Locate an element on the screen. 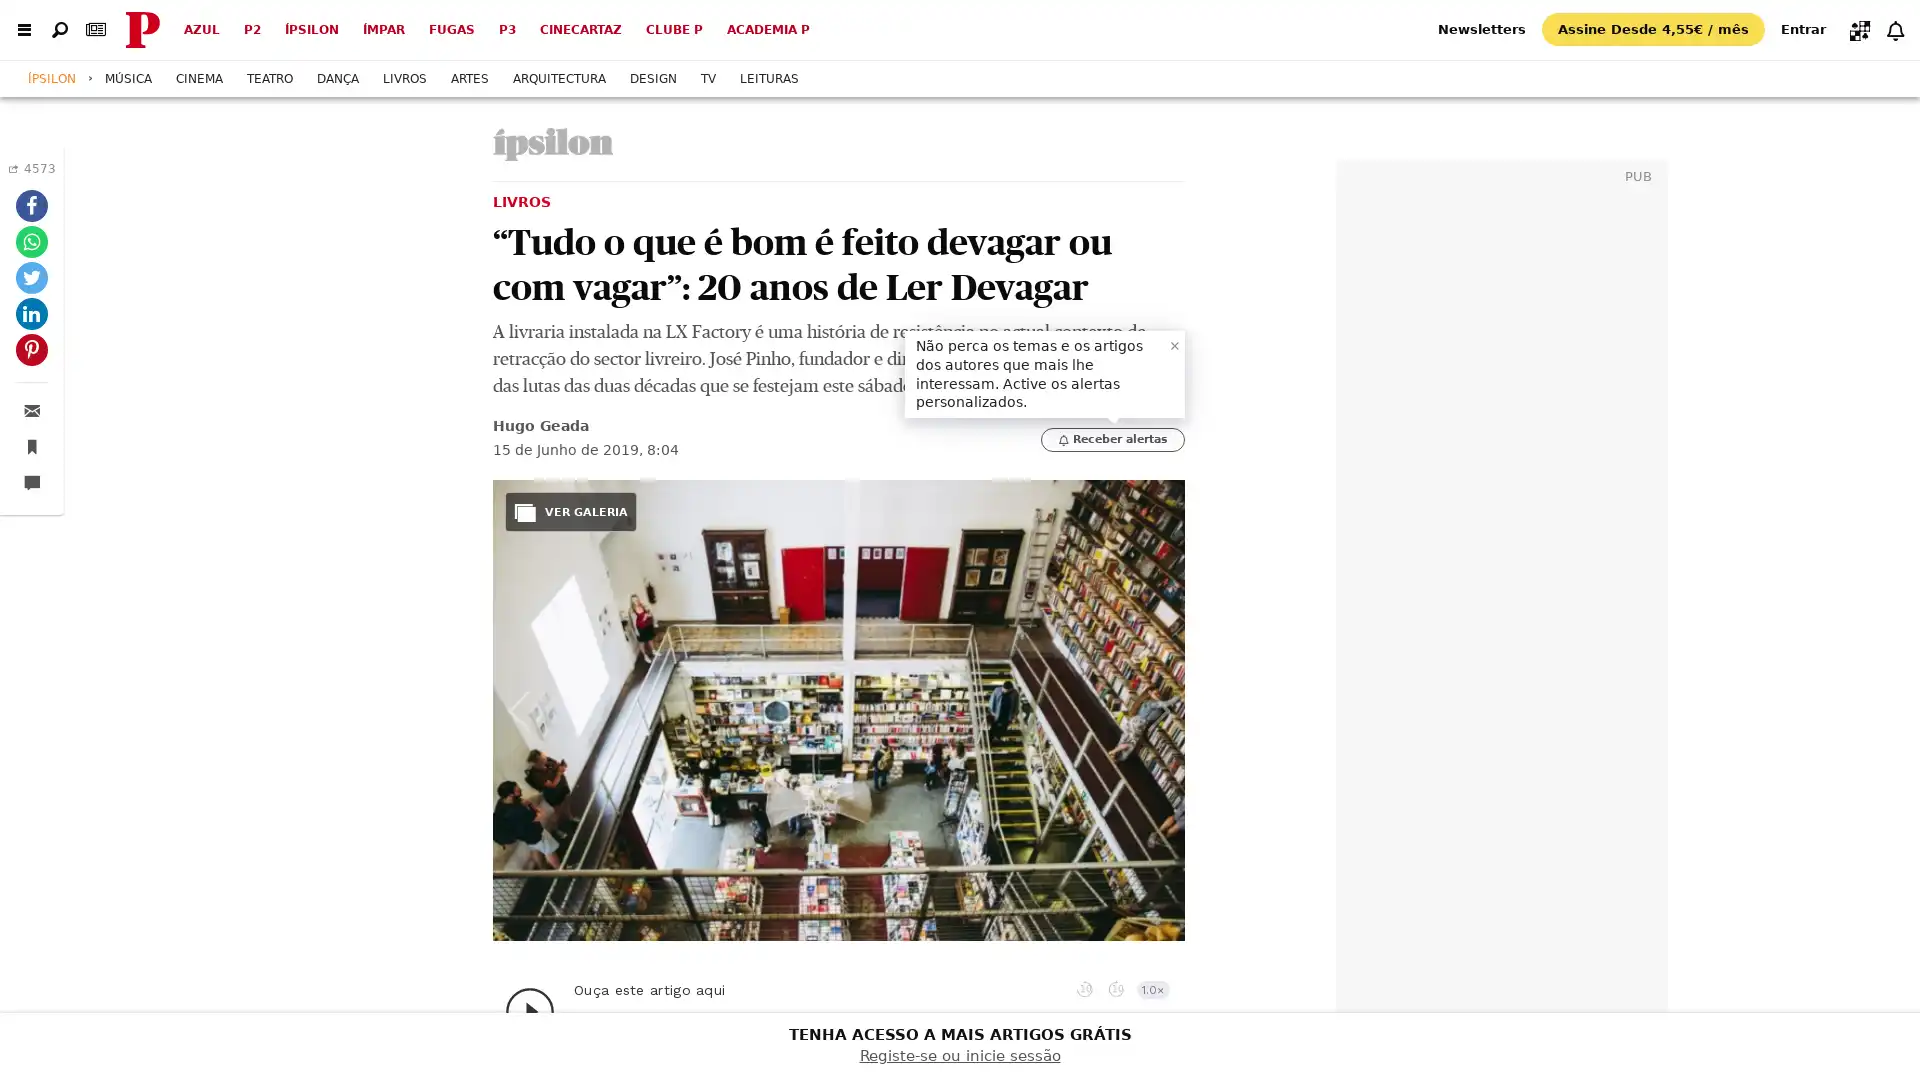 This screenshot has height=1080, width=1920. Entrar is located at coordinates (1803, 28).